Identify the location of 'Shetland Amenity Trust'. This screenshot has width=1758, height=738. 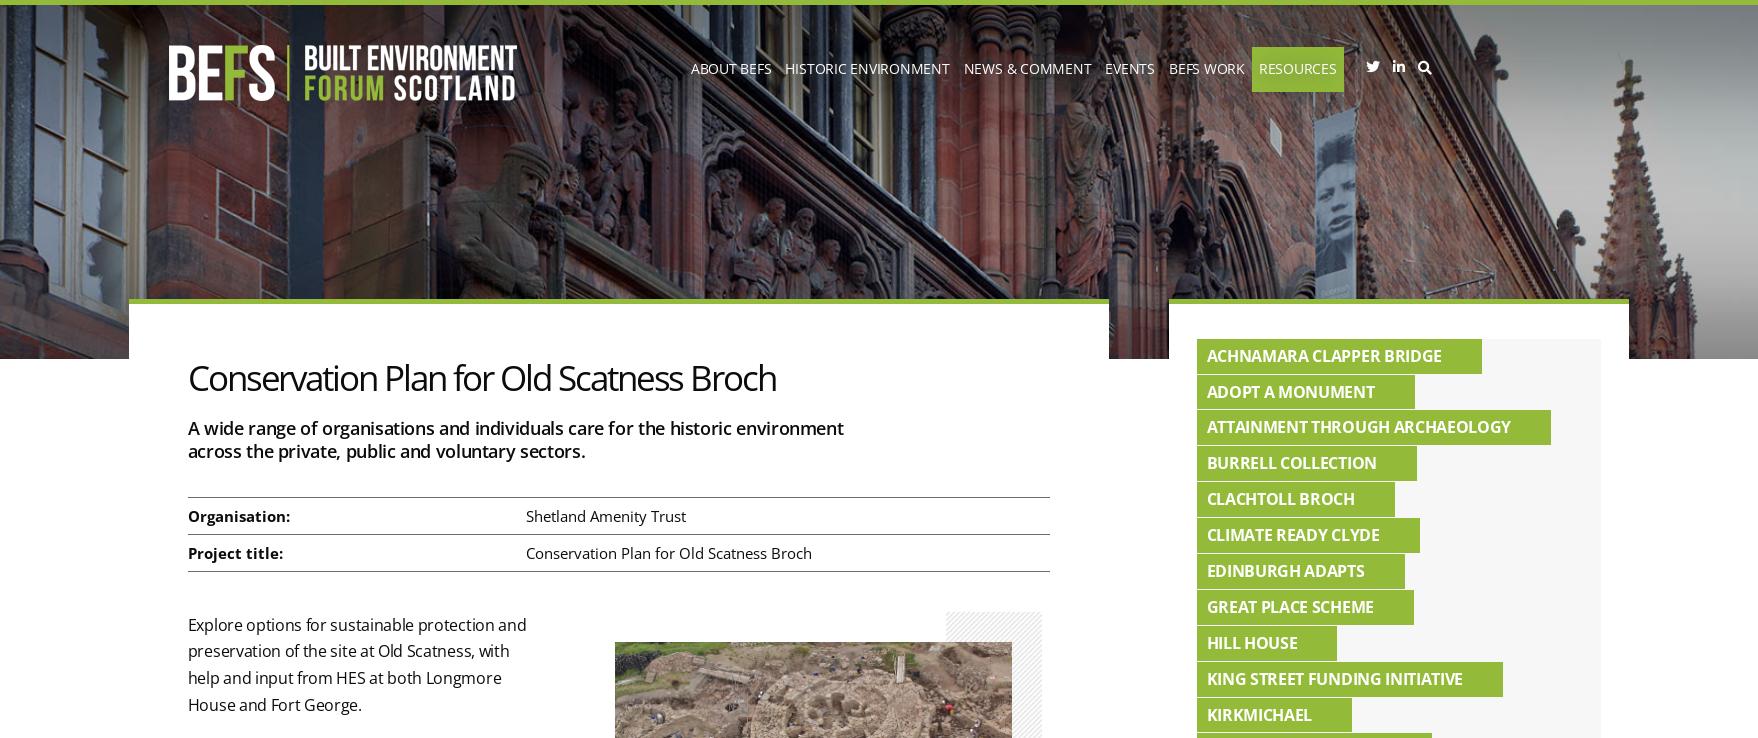
(605, 514).